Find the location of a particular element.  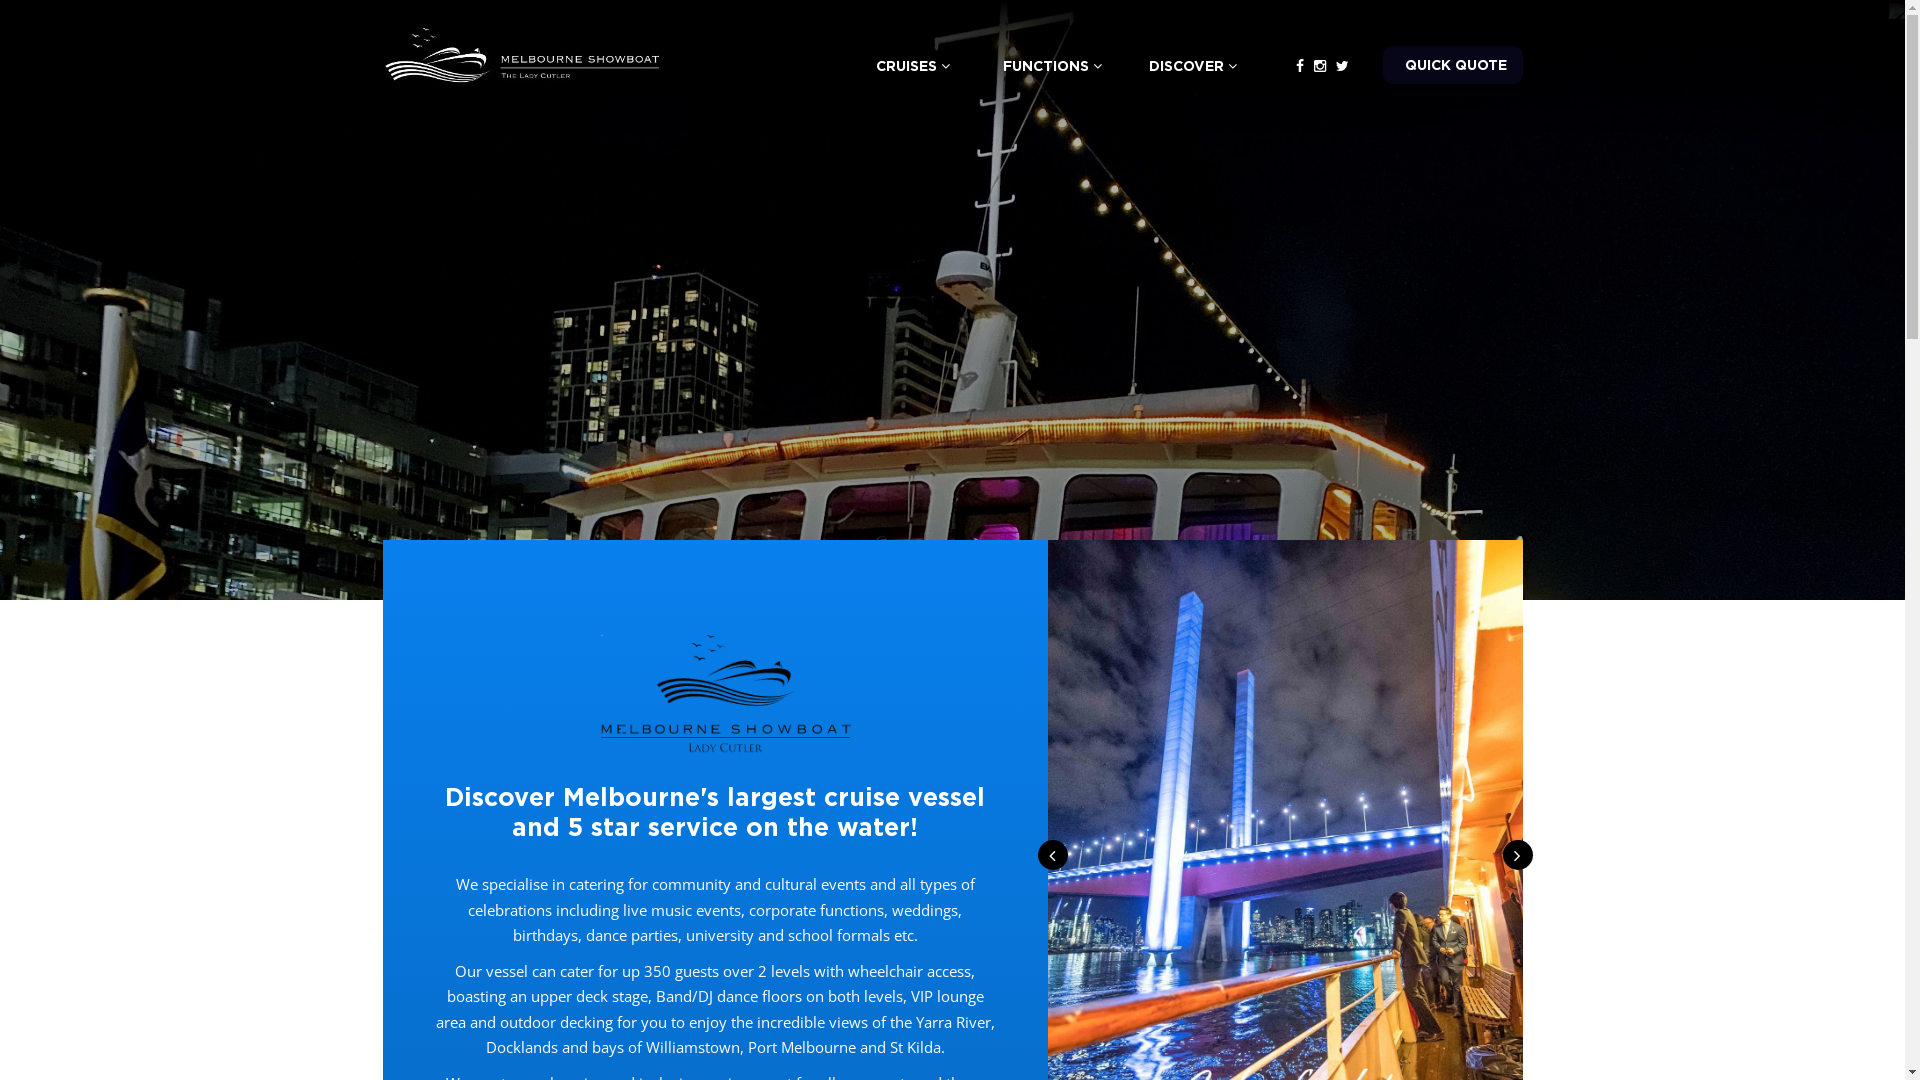

'CRUISES' is located at coordinates (841, 64).